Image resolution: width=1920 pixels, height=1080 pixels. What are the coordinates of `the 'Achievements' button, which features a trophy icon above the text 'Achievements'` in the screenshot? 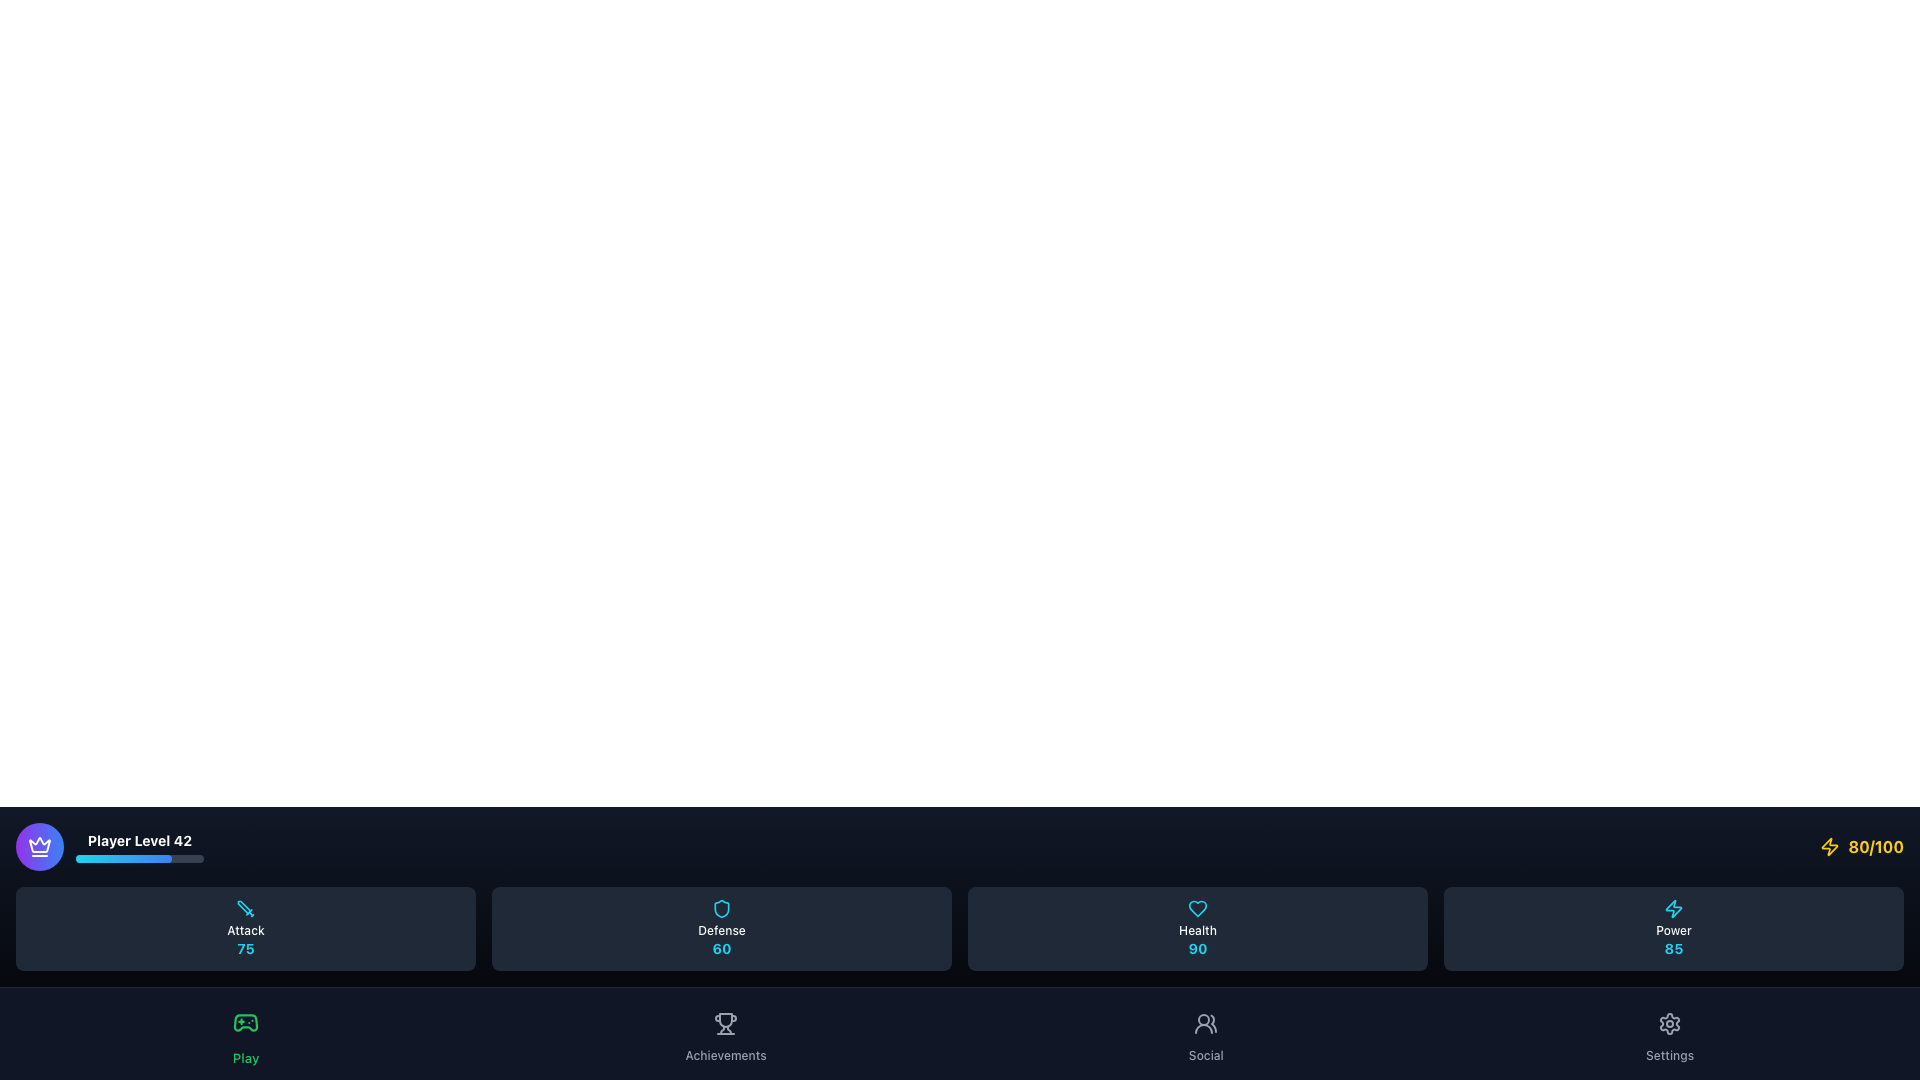 It's located at (725, 1033).